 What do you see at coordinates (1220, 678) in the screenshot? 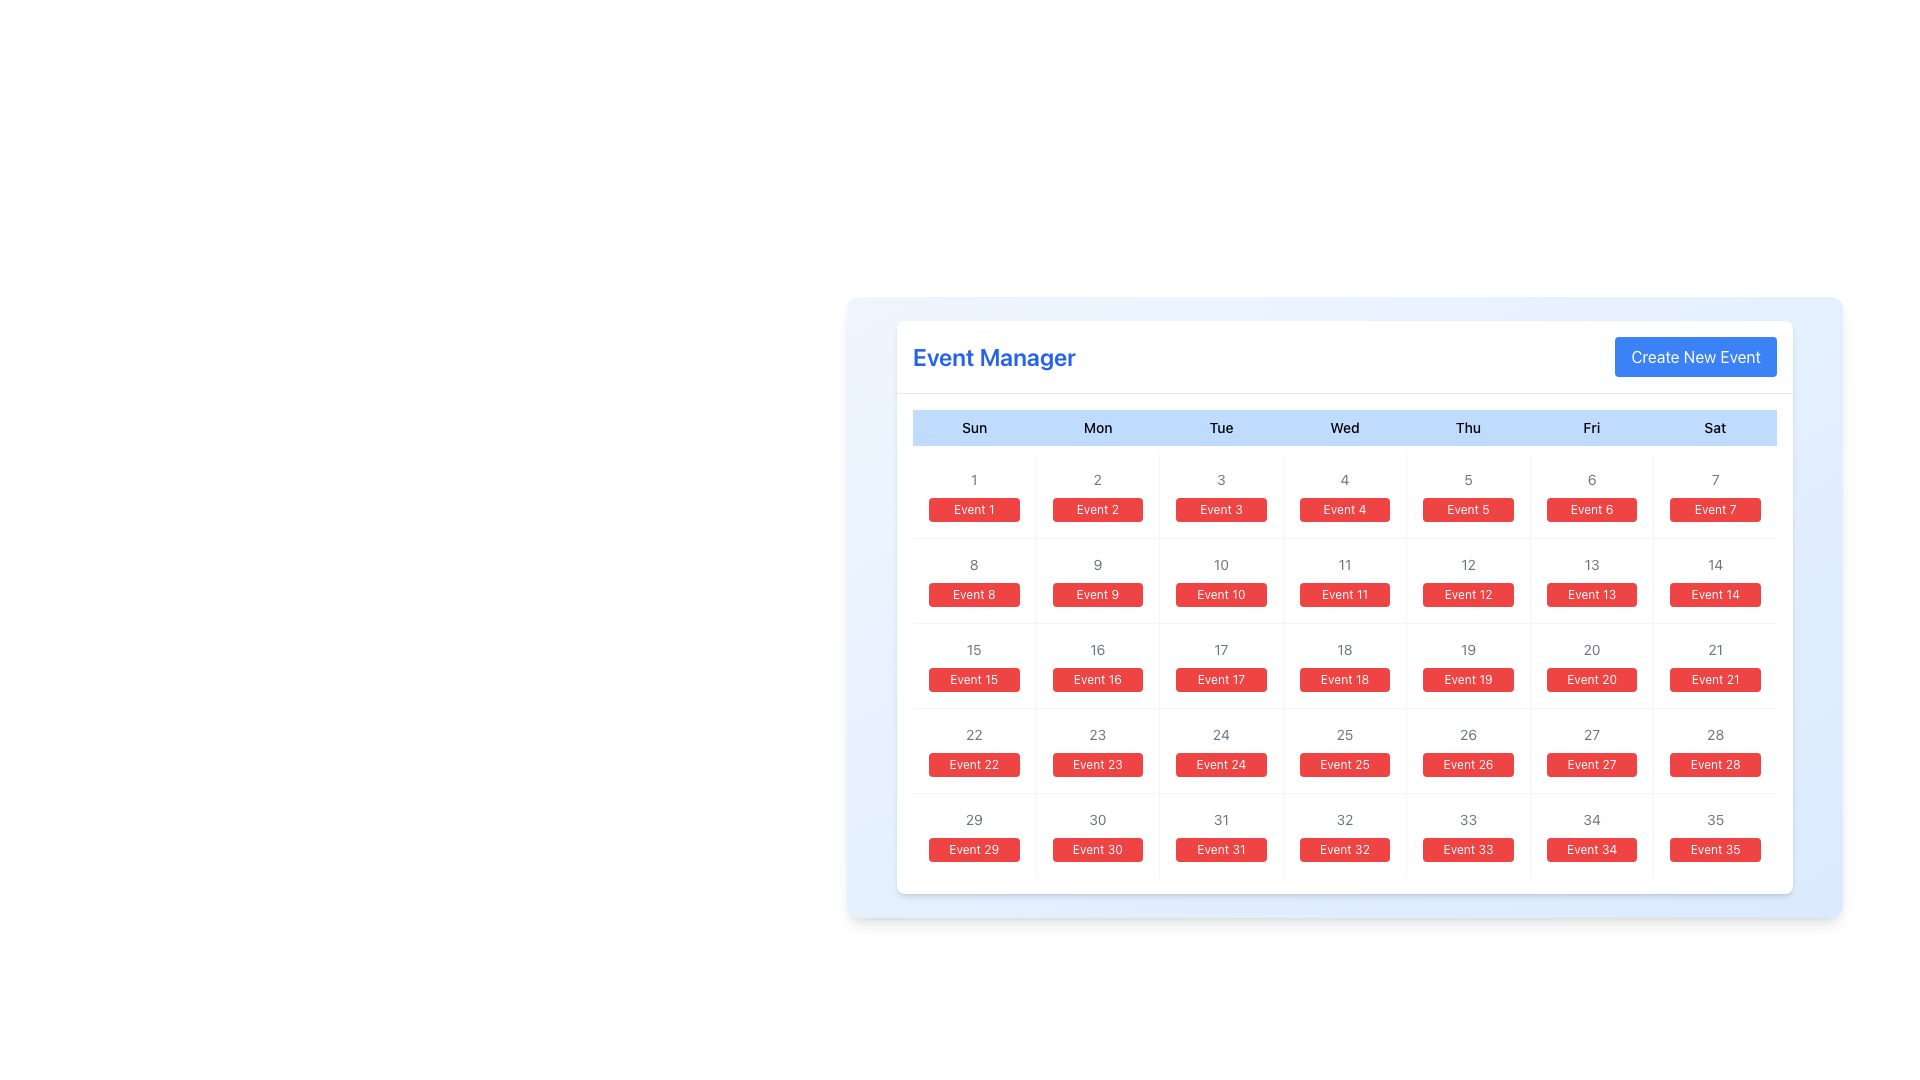
I see `the 'Event 17' button in the calendar layout` at bounding box center [1220, 678].